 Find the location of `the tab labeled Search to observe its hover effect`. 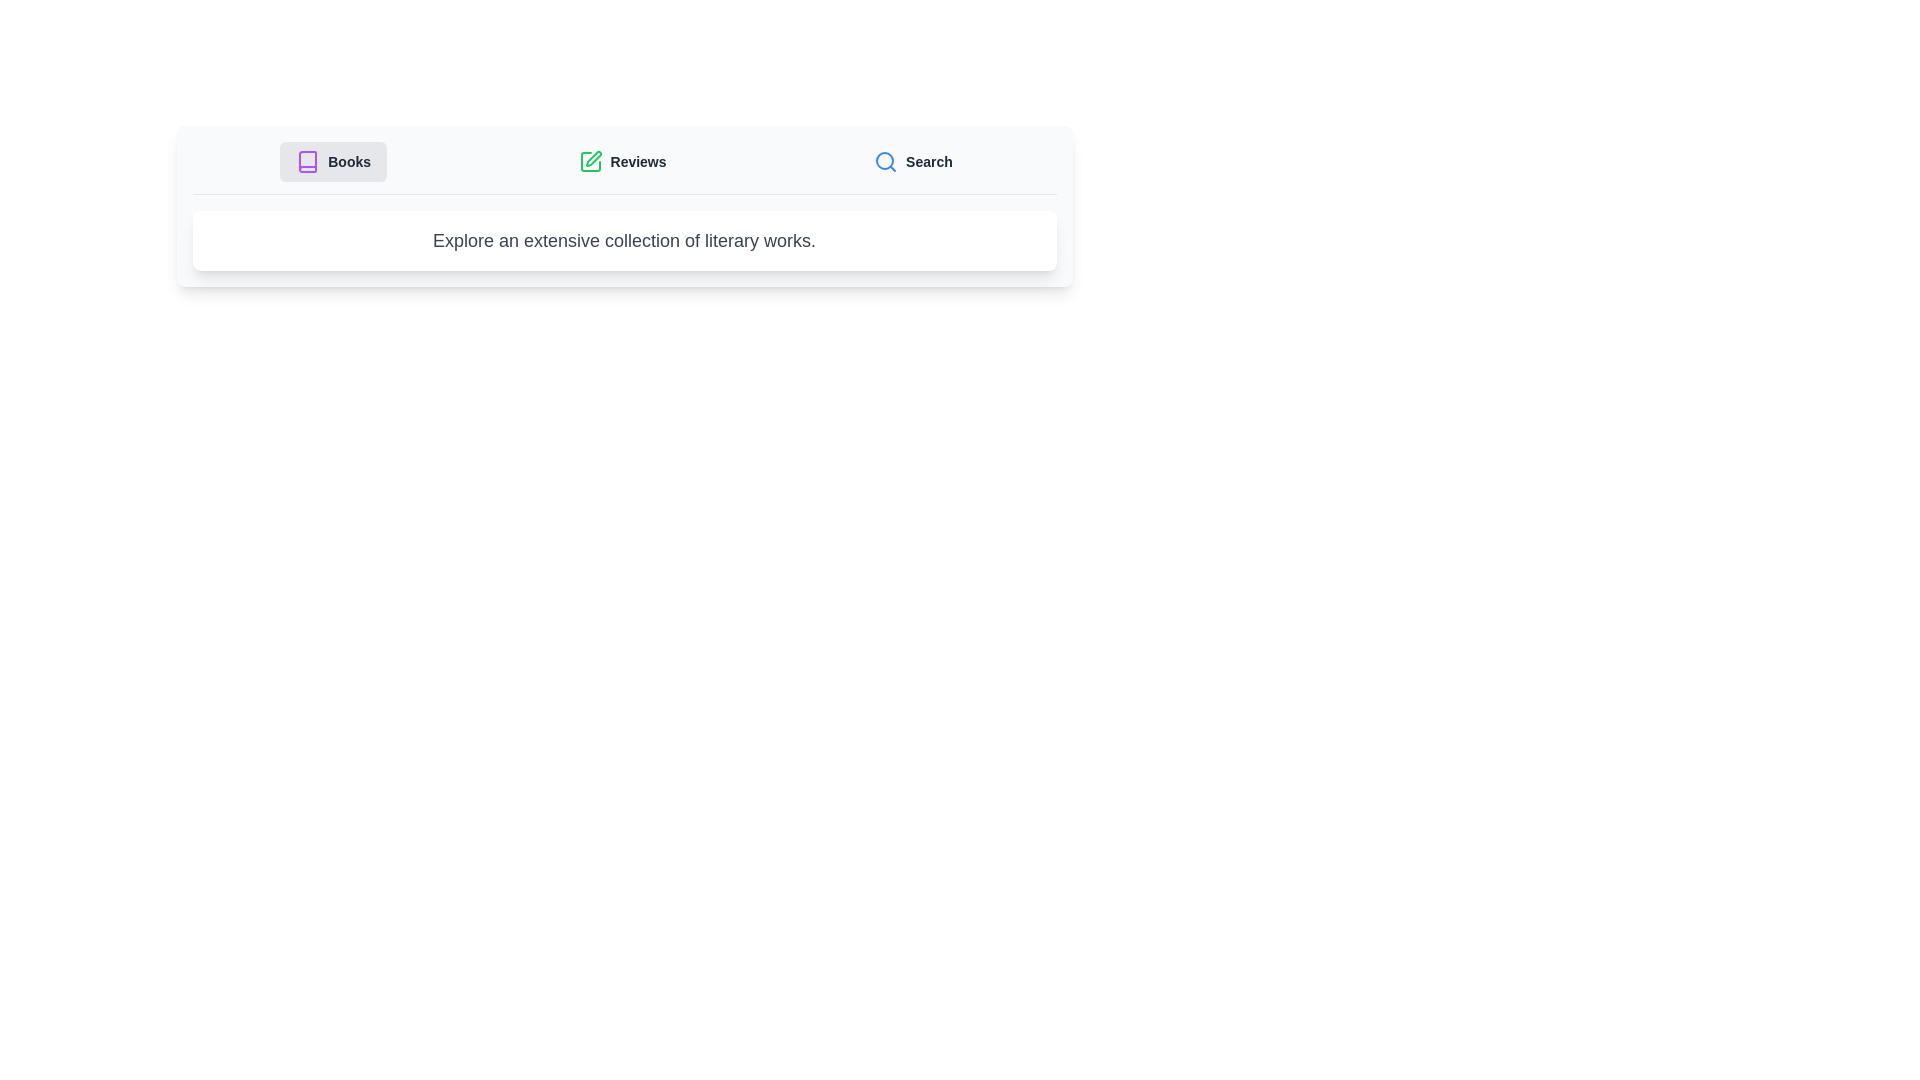

the tab labeled Search to observe its hover effect is located at coordinates (911, 161).